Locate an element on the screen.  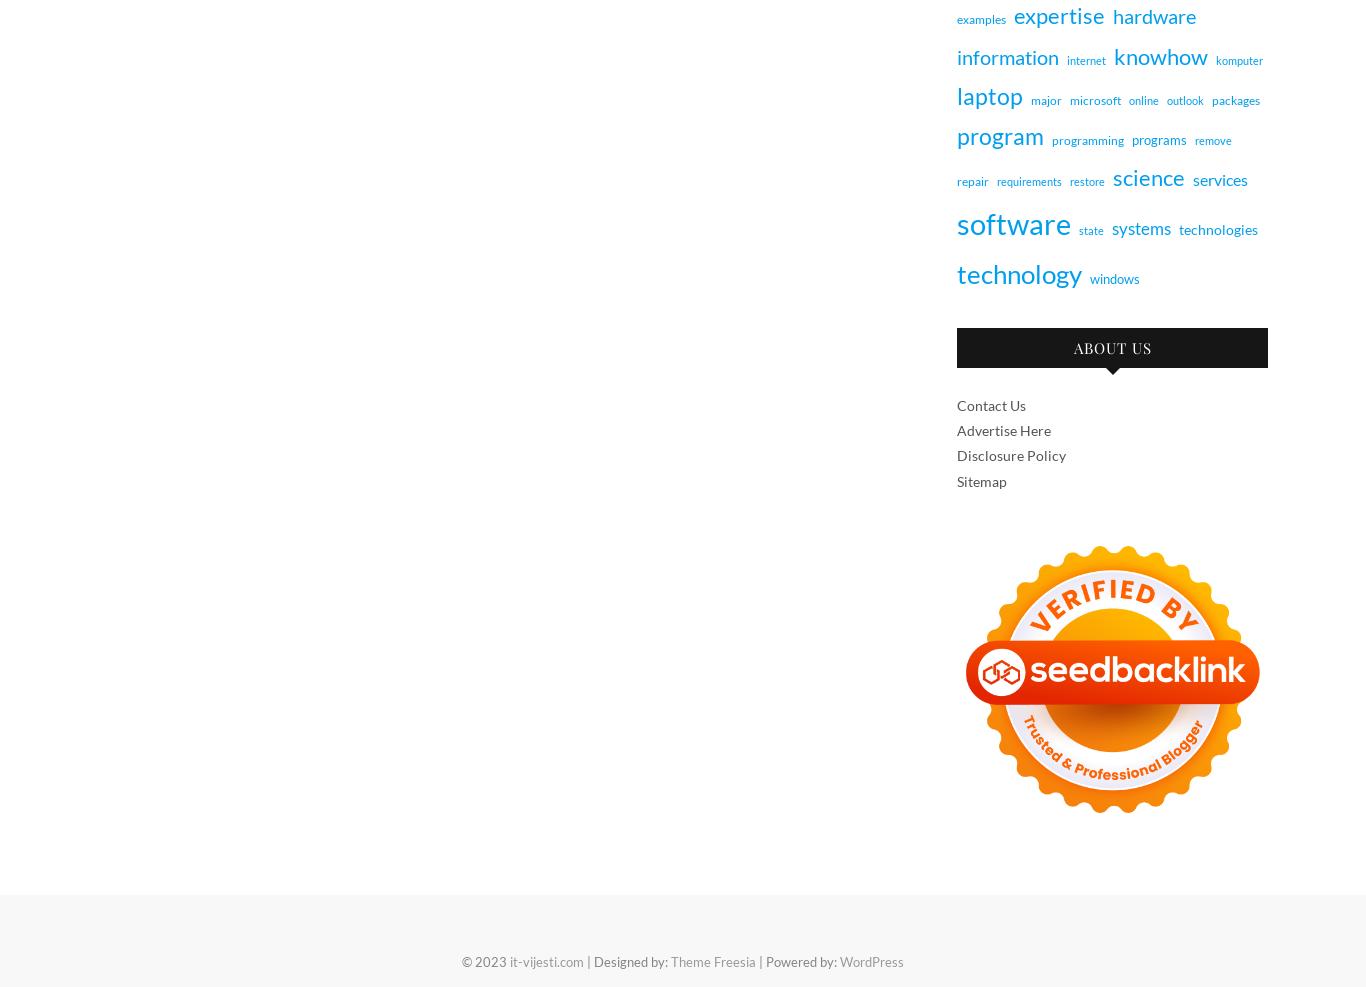
'programming' is located at coordinates (1087, 140).